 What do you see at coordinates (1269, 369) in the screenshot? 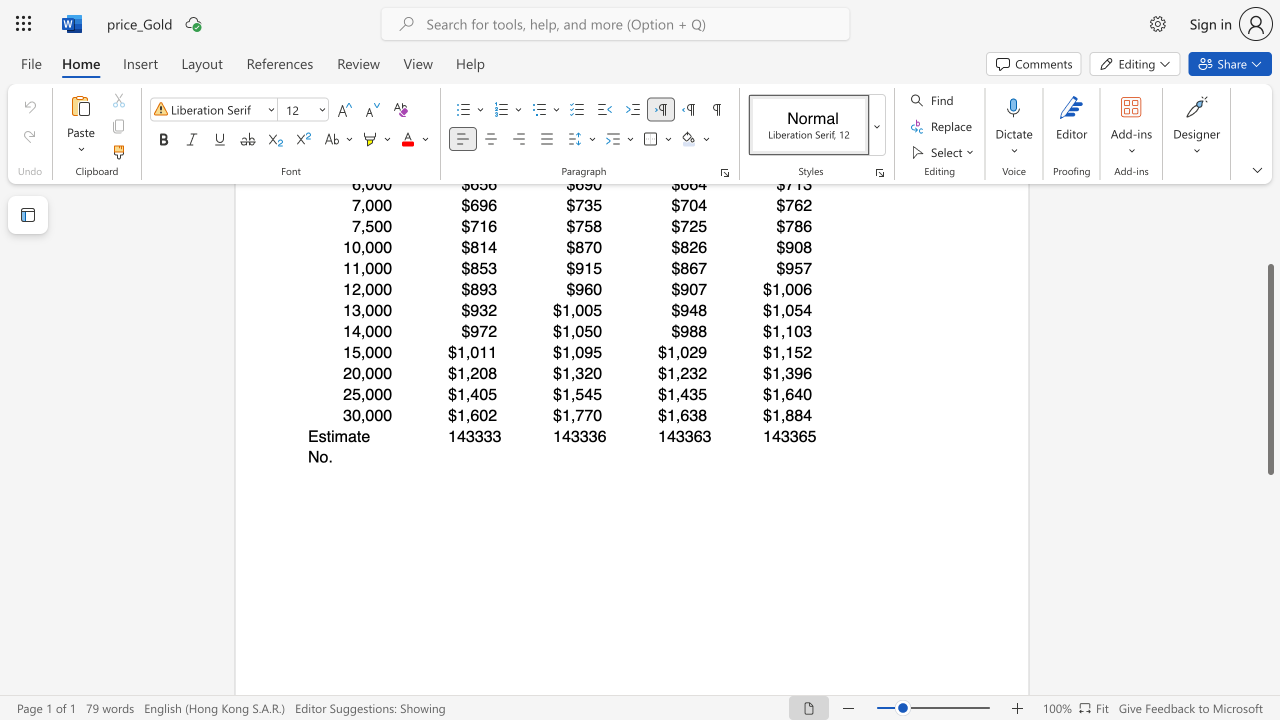
I see `the scrollbar and move down 430 pixels` at bounding box center [1269, 369].